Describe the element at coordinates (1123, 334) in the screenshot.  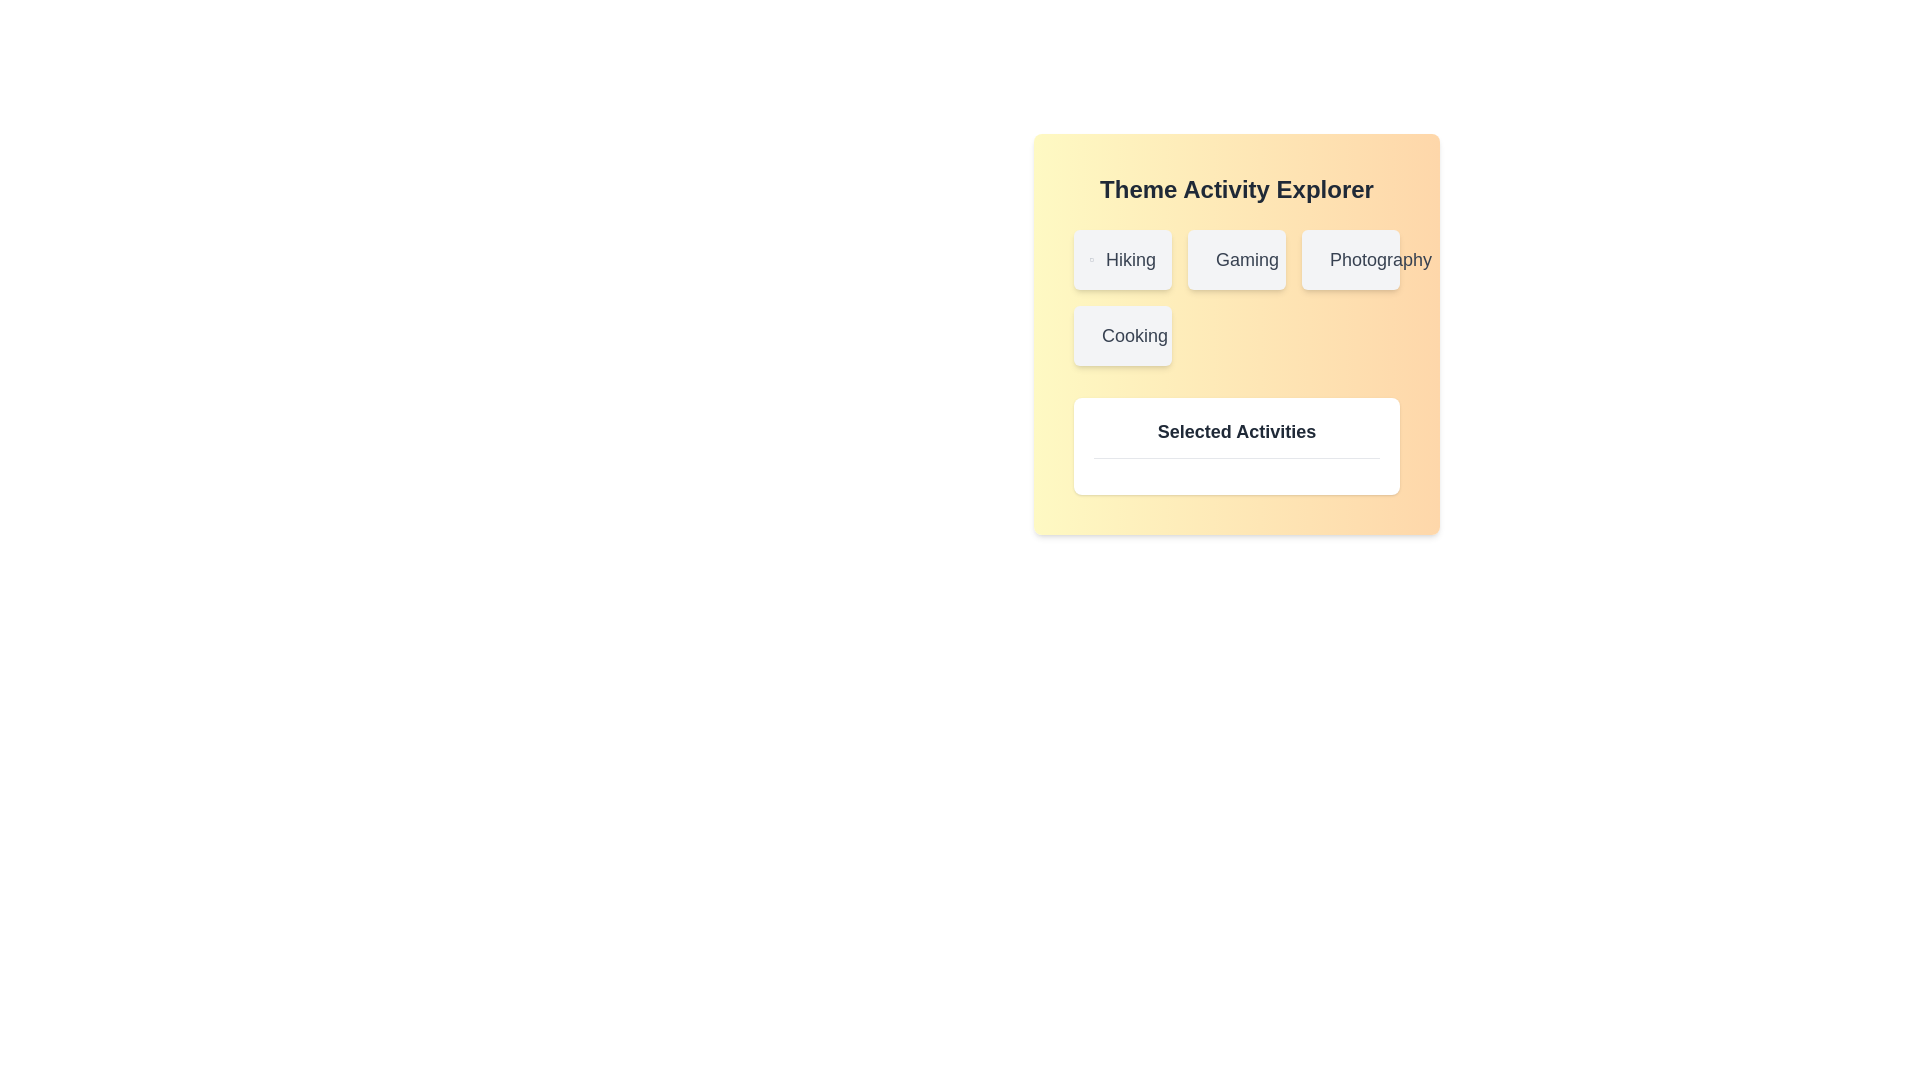
I see `the 'Cooking' button, which is styled with a rounded border and light gray background, located in the second row, first column of the activities grid` at that location.